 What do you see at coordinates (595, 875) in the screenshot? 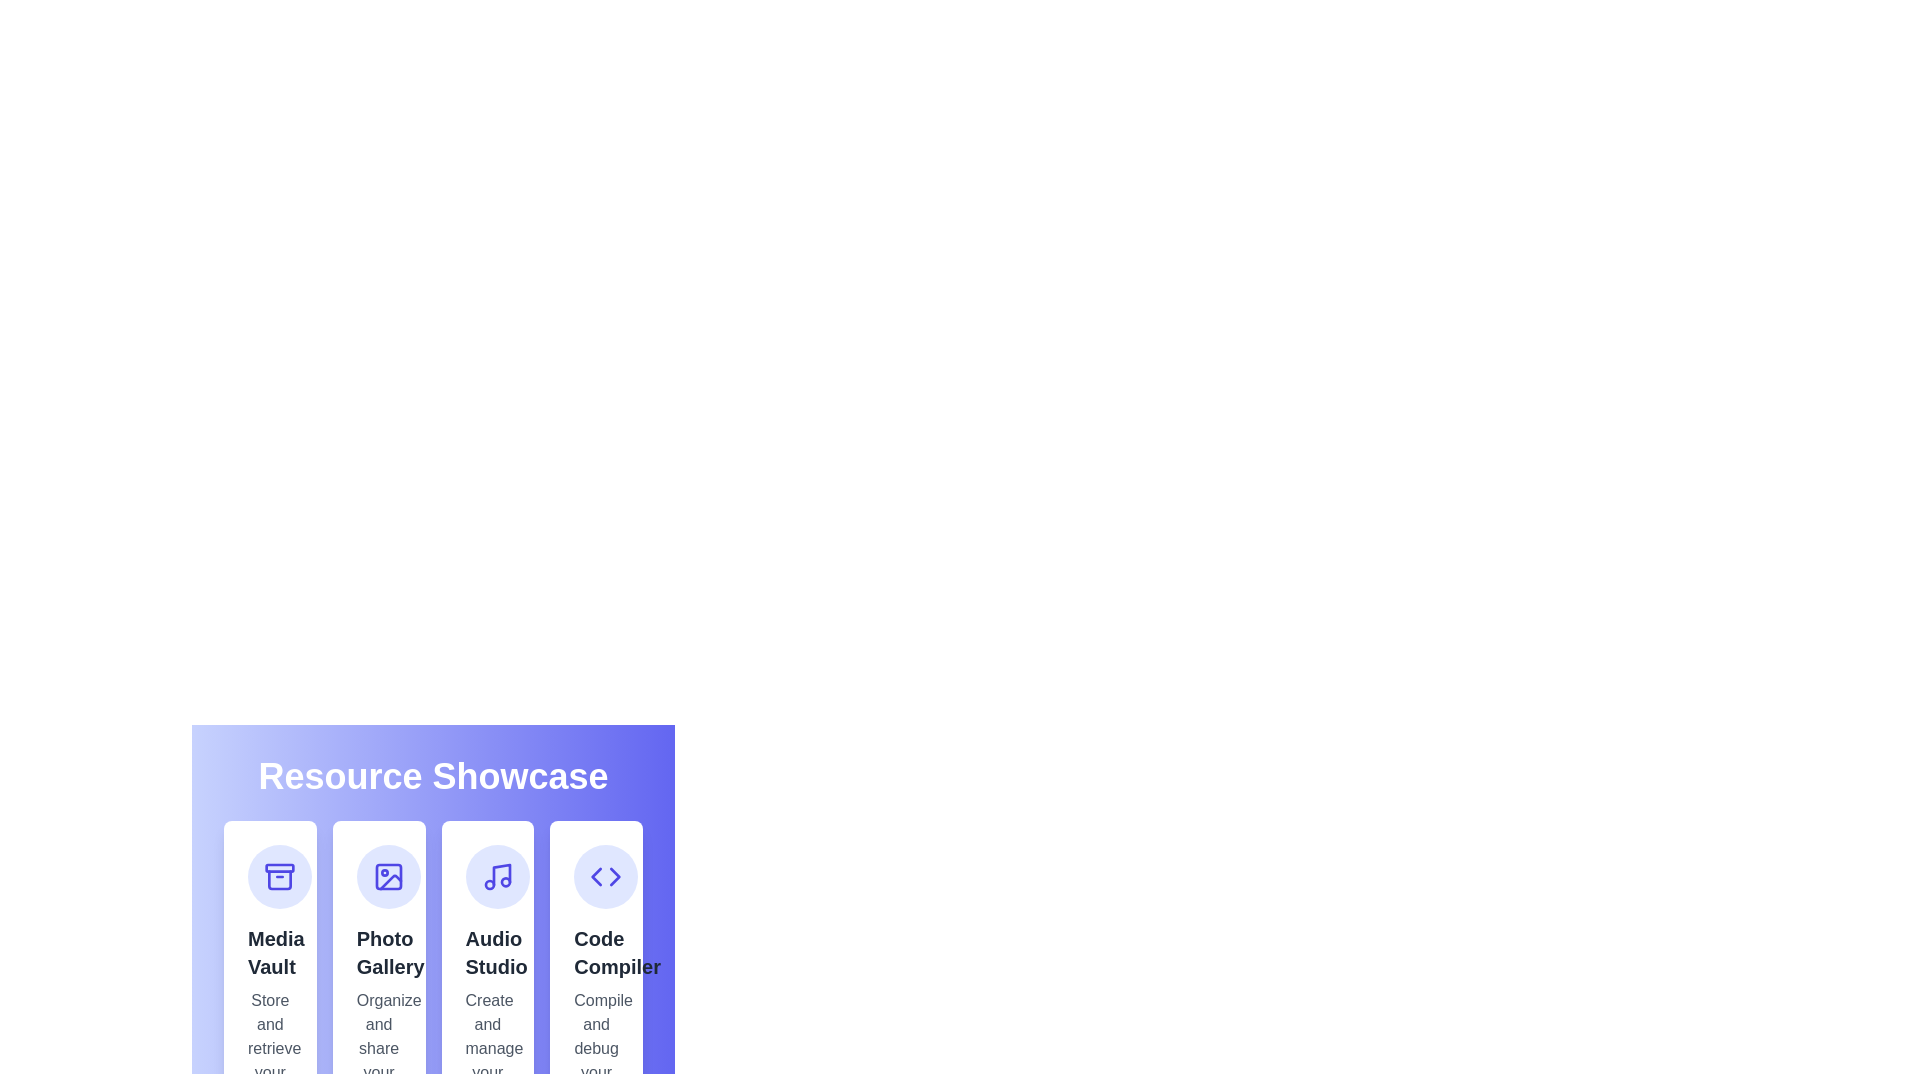
I see `the leftward arrowhead in the SVG graphic located in the rightmost column of the 'Code Compiler' section, which symbolizes navigation or directional actions` at bounding box center [595, 875].